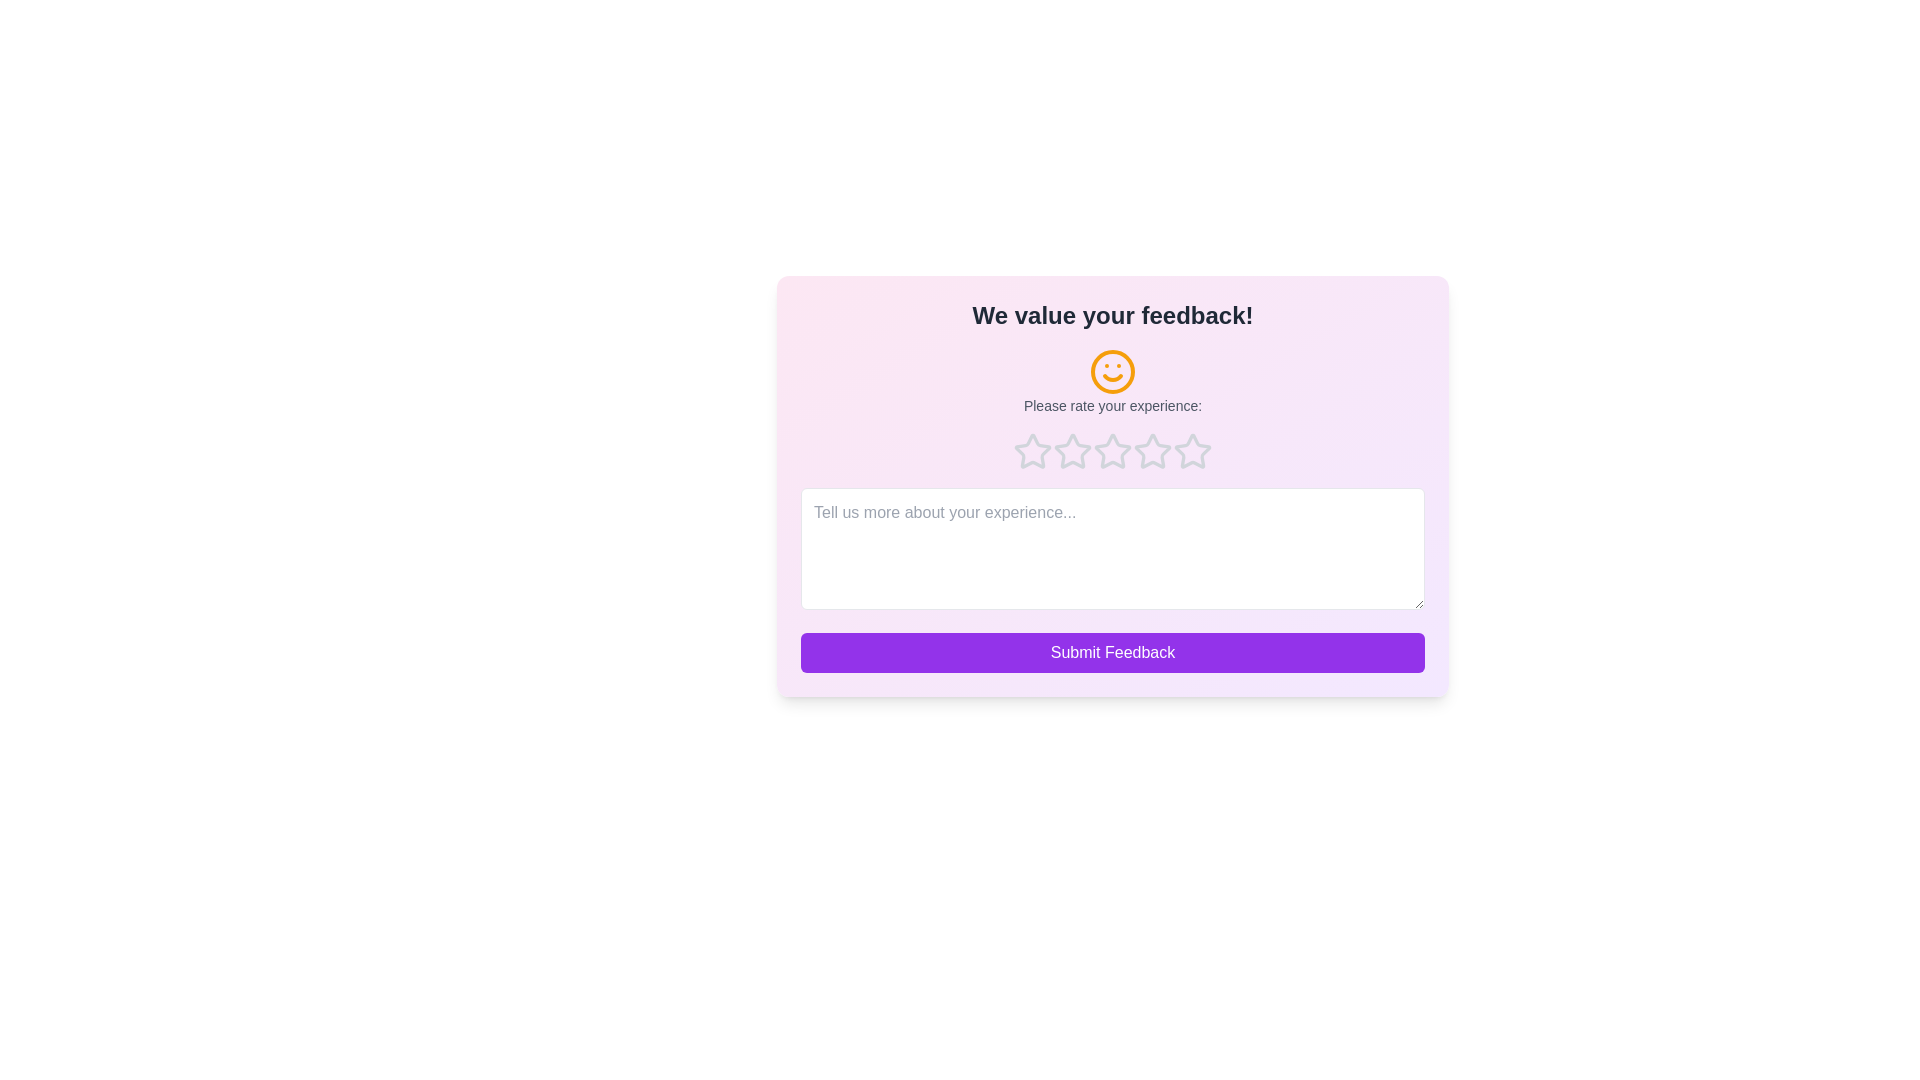 The width and height of the screenshot is (1920, 1080). I want to click on the smiling face icon in the visual prompt that asks 'Please rate your experience:' to trigger possible animations or highlighting, so click(1112, 381).